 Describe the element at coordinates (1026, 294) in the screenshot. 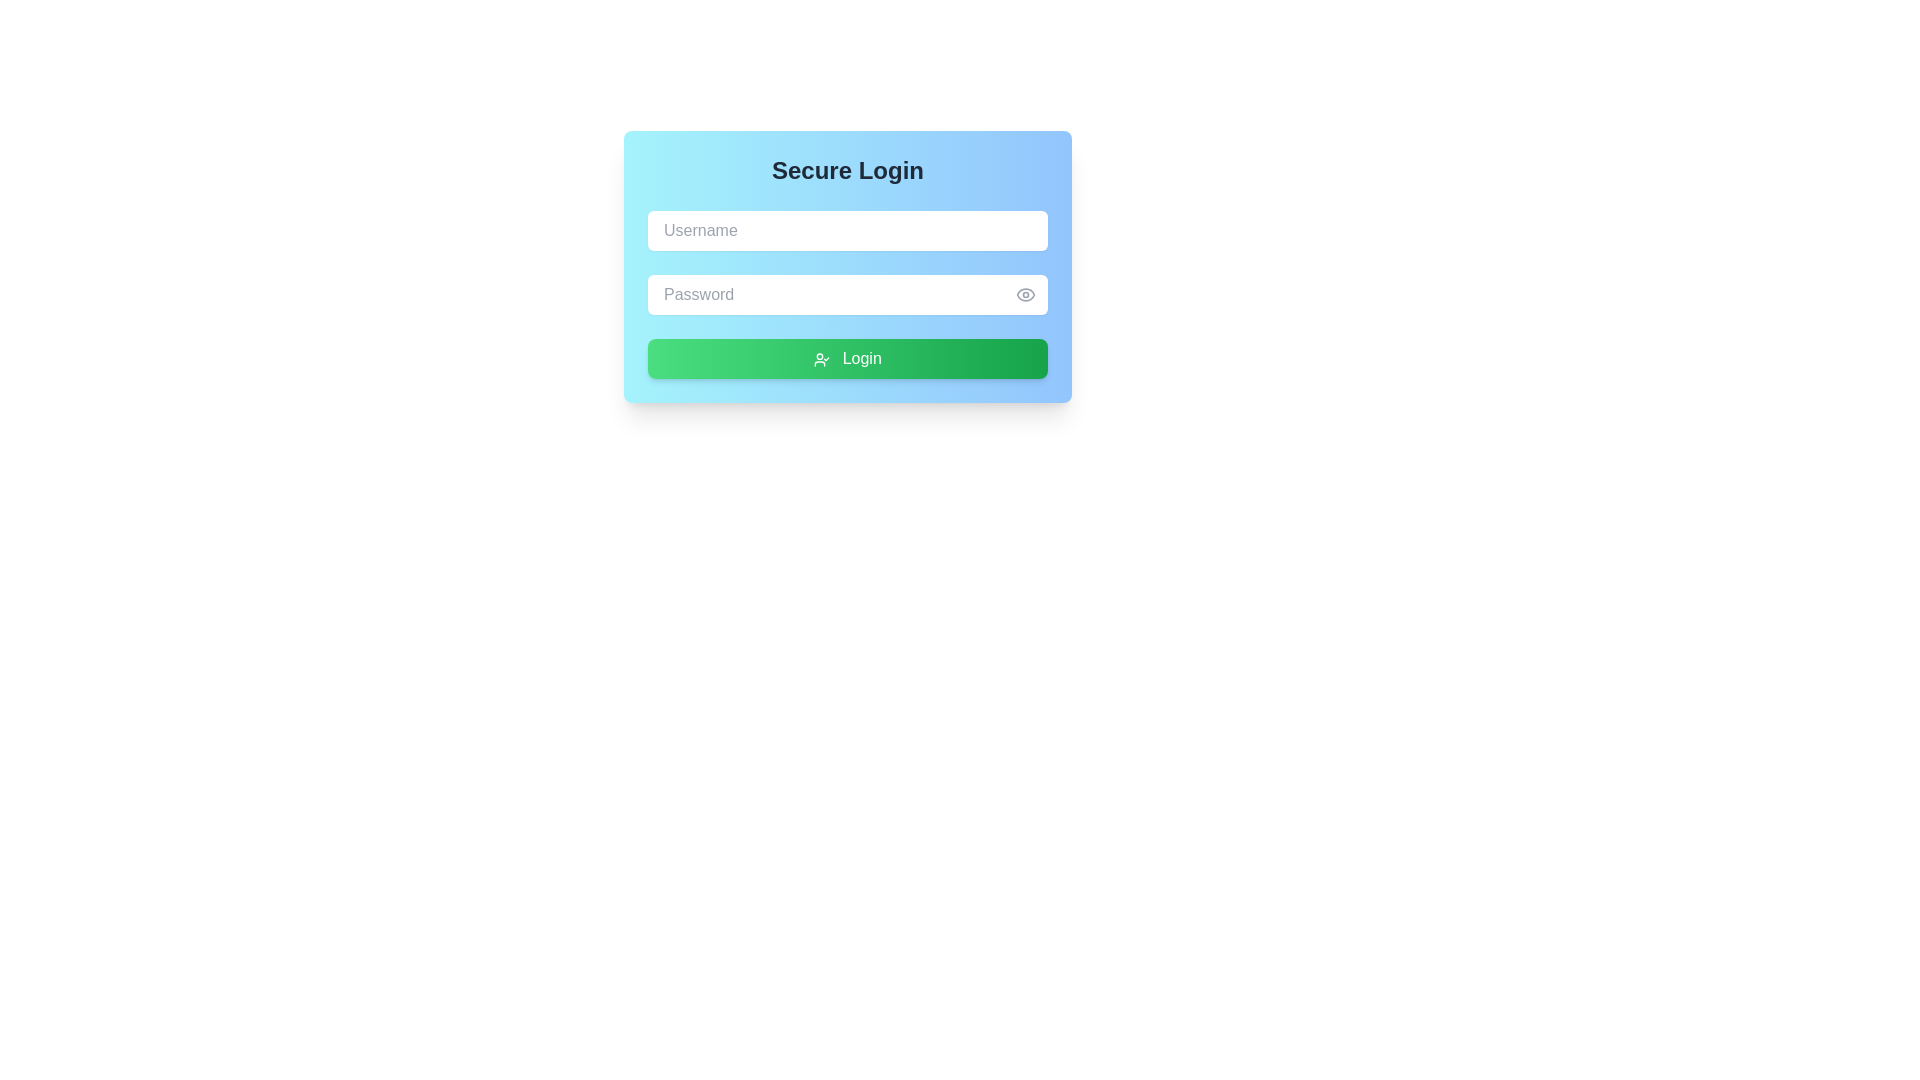

I see `the eye-shaped icon located to the right of the password input field and above the login button` at that location.